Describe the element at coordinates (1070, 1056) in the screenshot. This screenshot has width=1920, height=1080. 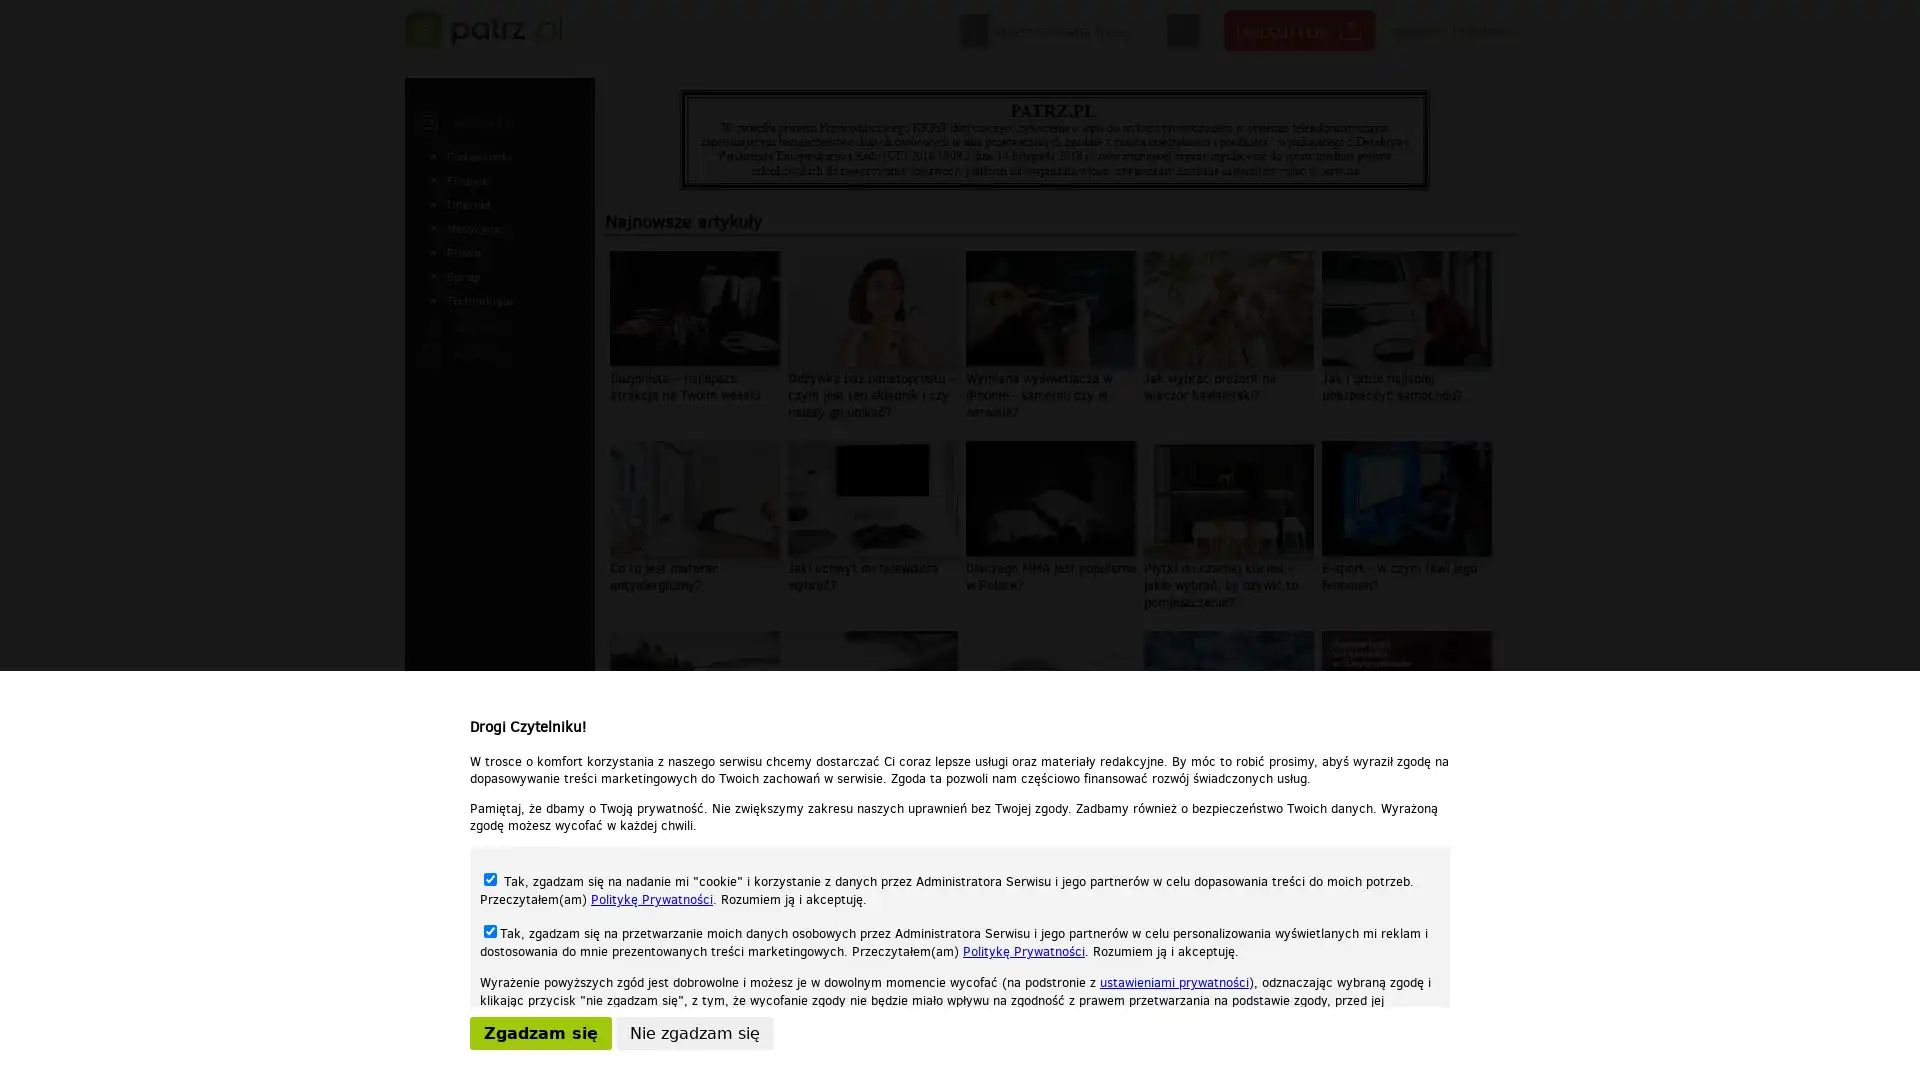
I see `Ok, rozumiem` at that location.